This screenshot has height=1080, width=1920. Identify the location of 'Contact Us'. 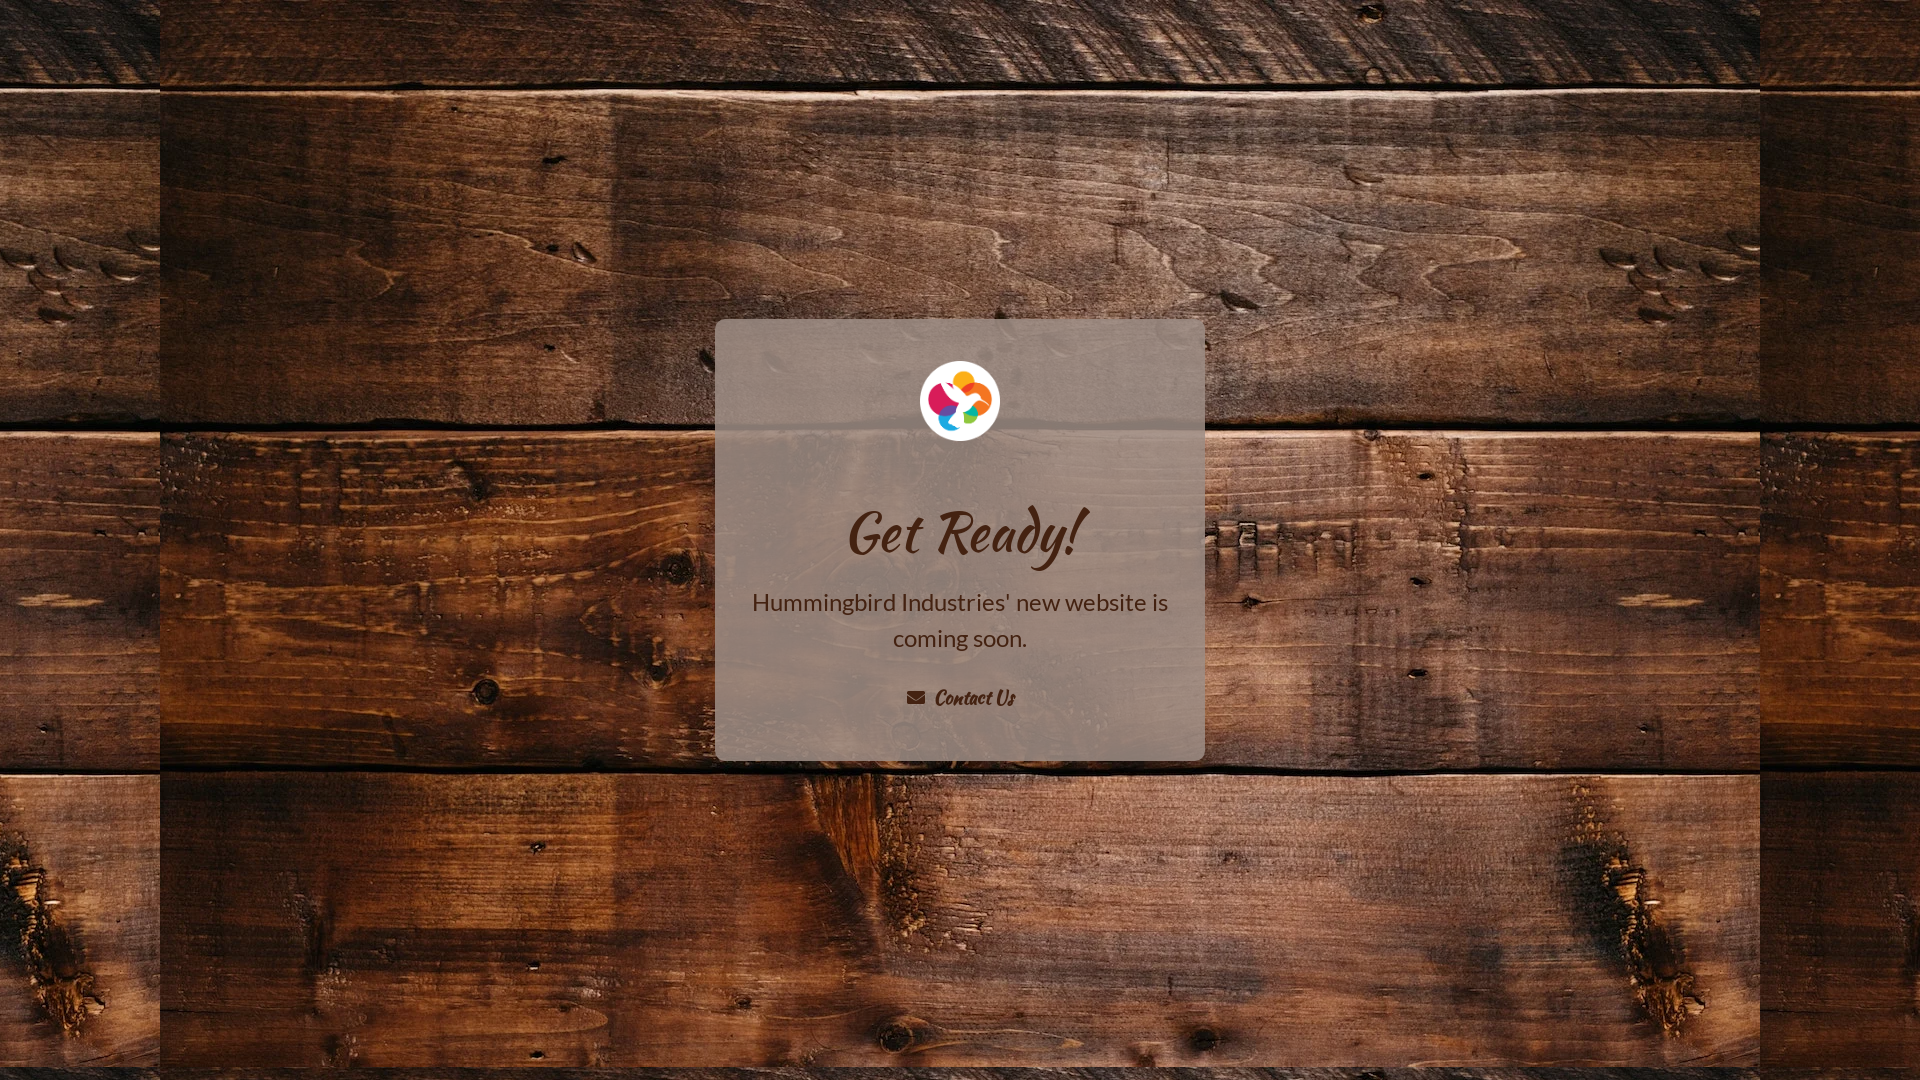
(960, 696).